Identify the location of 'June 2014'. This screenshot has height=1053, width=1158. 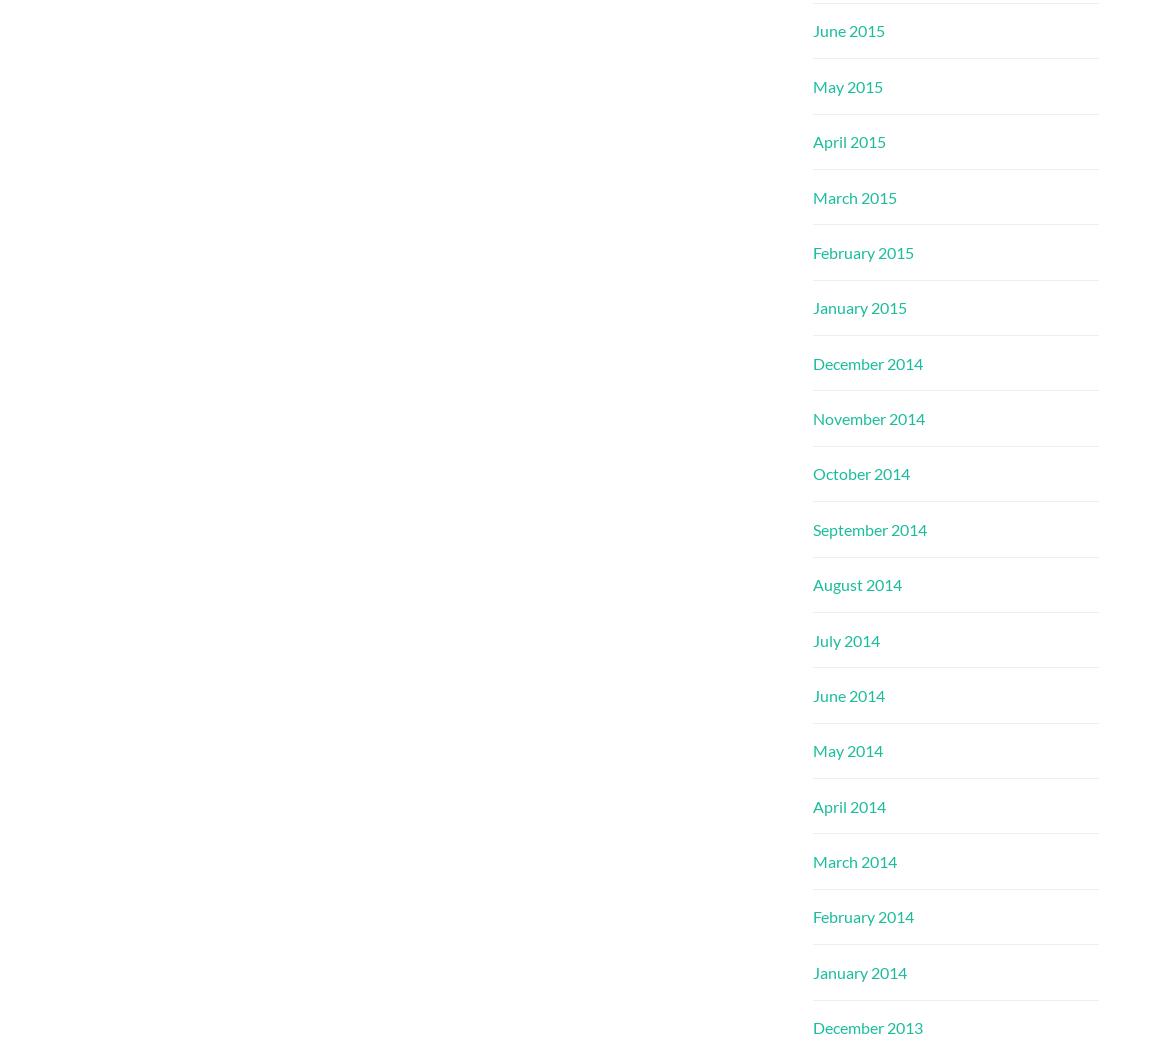
(812, 694).